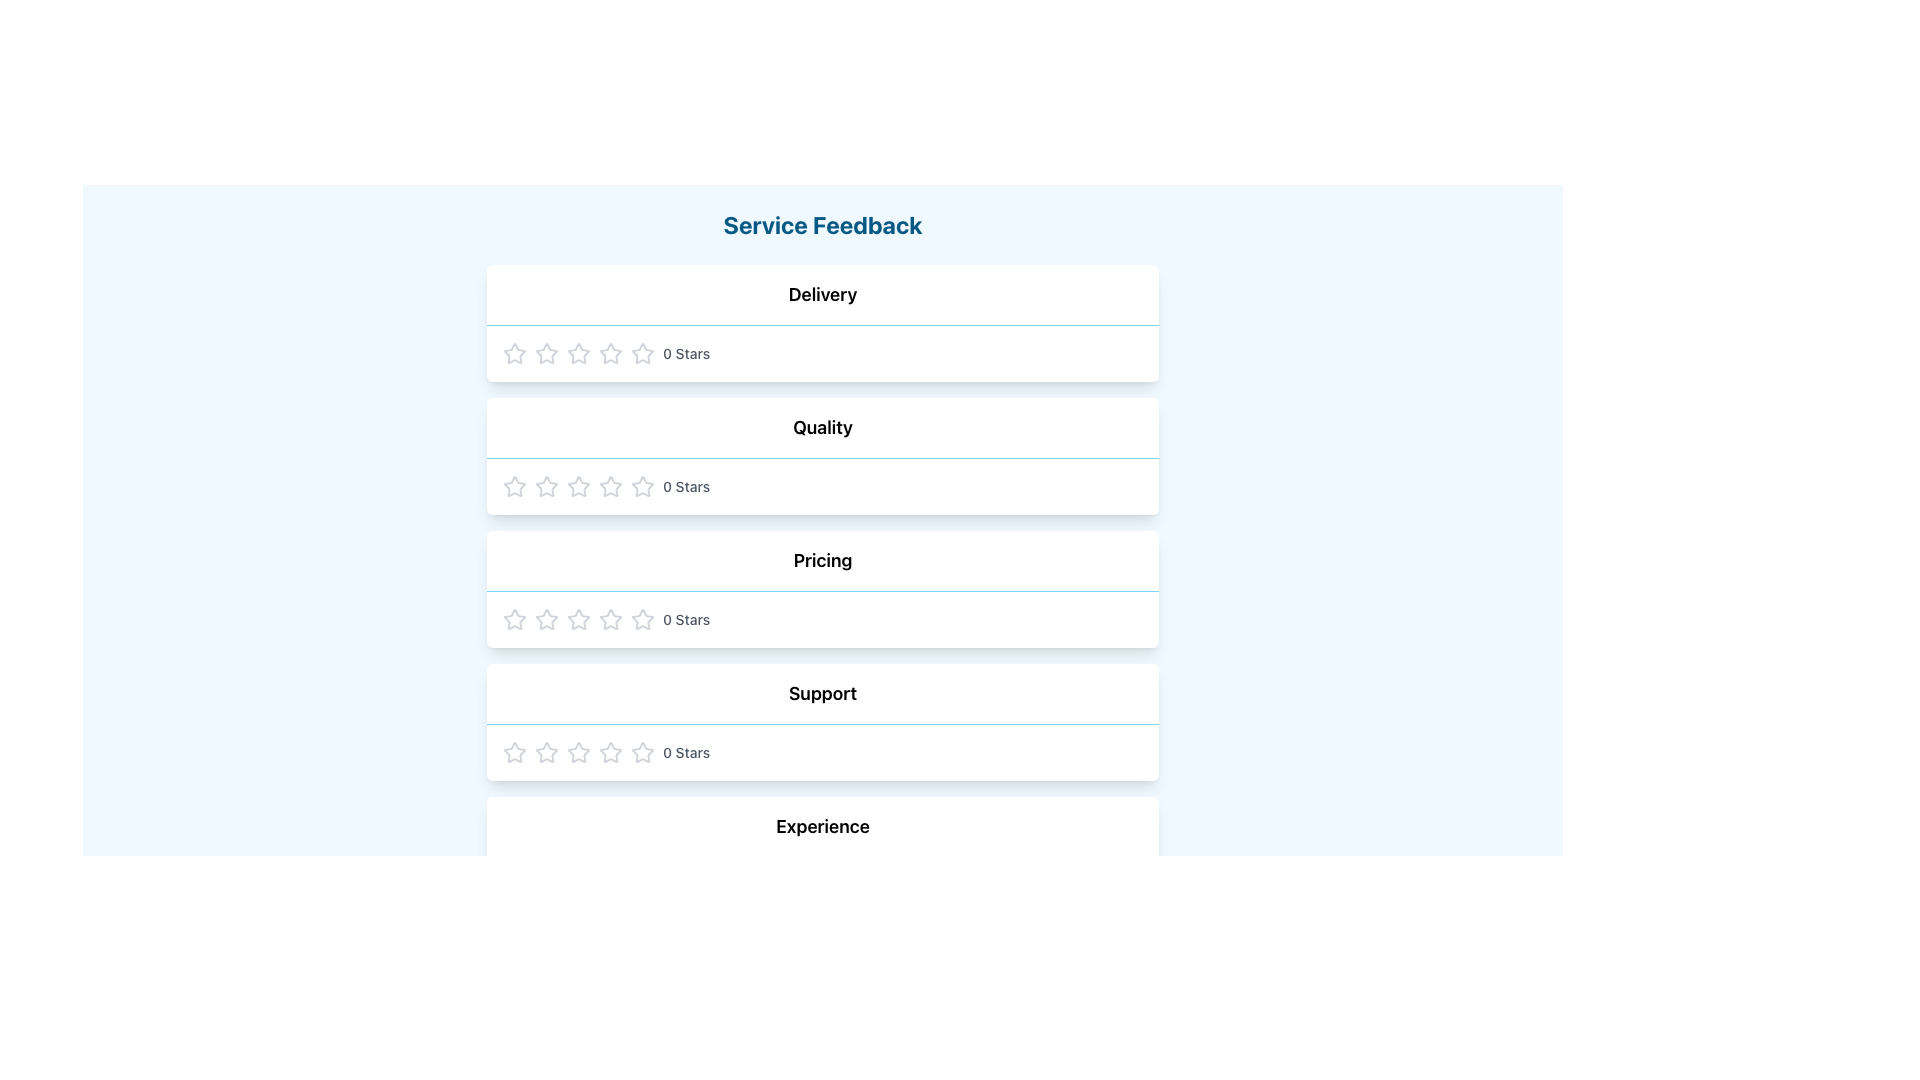  I want to click on the second section header text label that represents service quality, positioned between the 'Delivery' and 'Pricing' sections, so click(822, 427).